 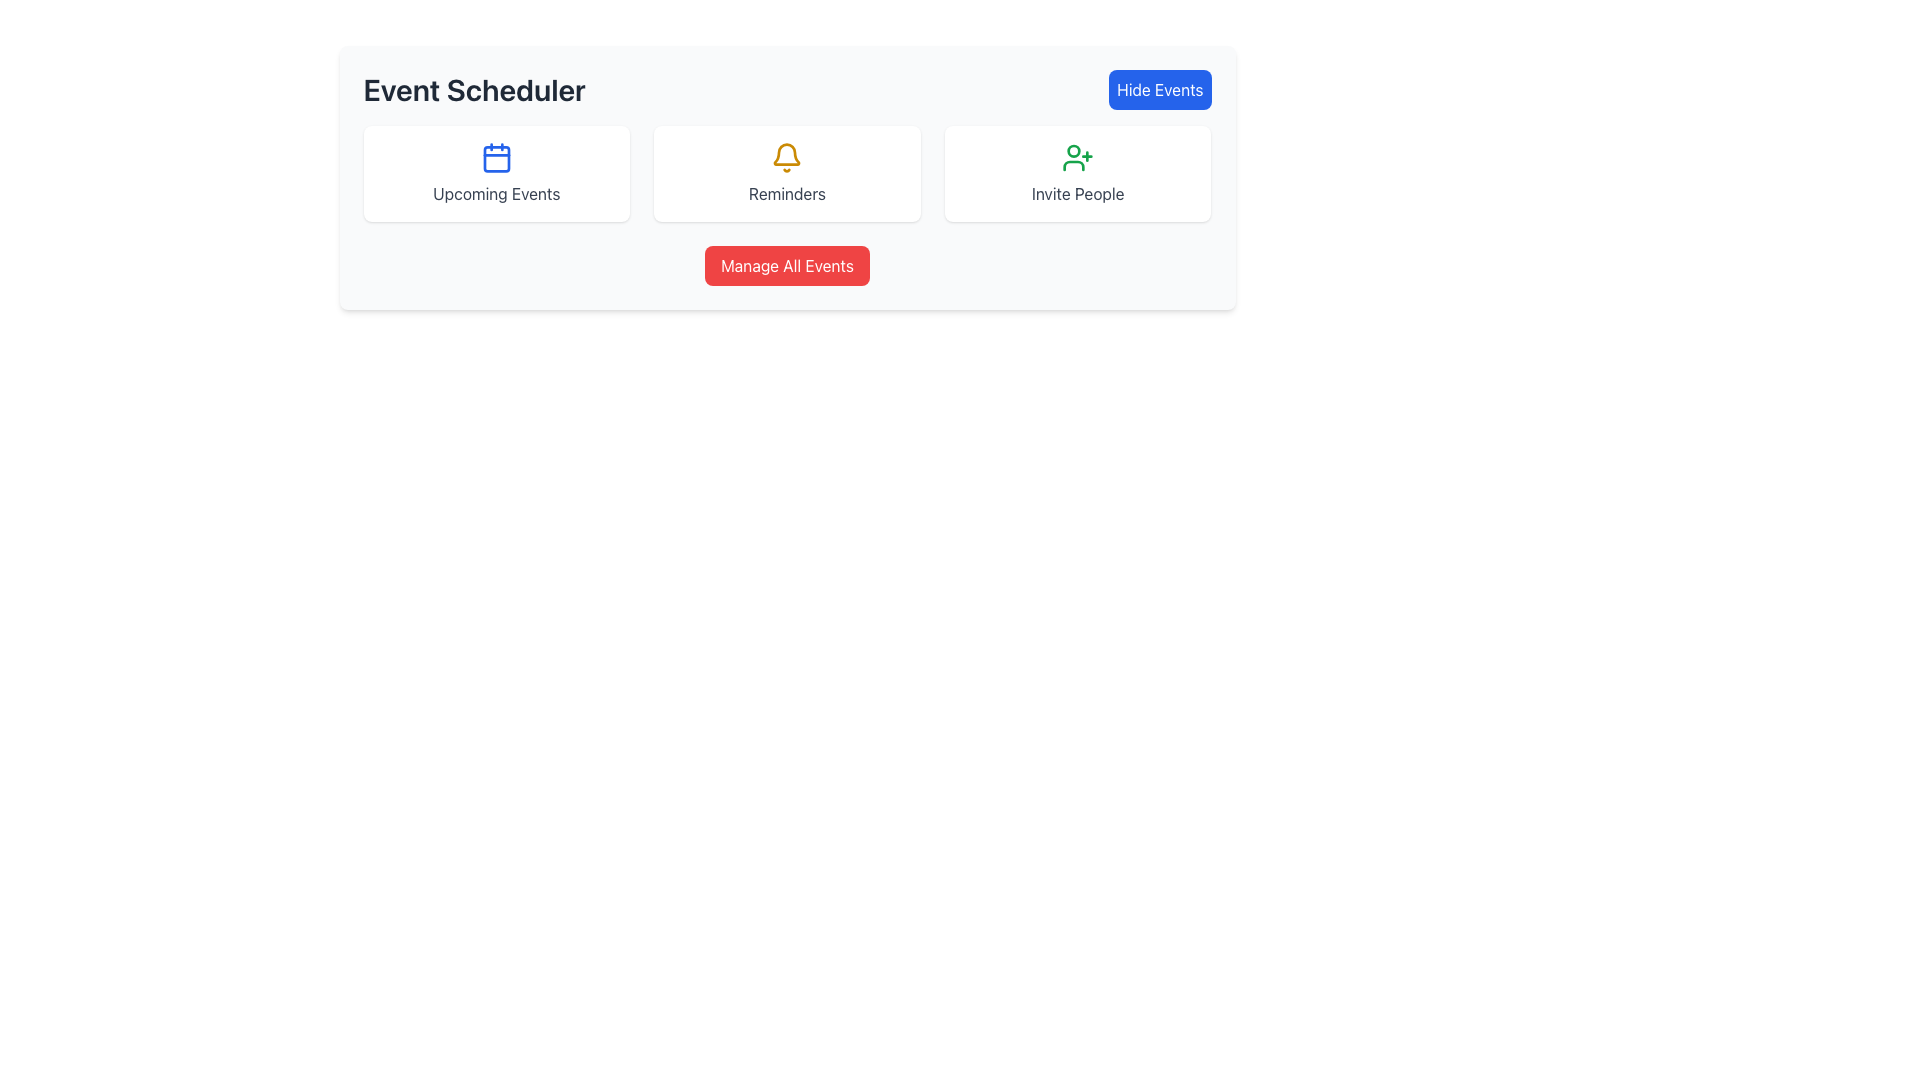 I want to click on the decorative notification icon located in the center of three icons within the Event Scheduler panel, specifically in the 'Reminders' card, so click(x=786, y=153).